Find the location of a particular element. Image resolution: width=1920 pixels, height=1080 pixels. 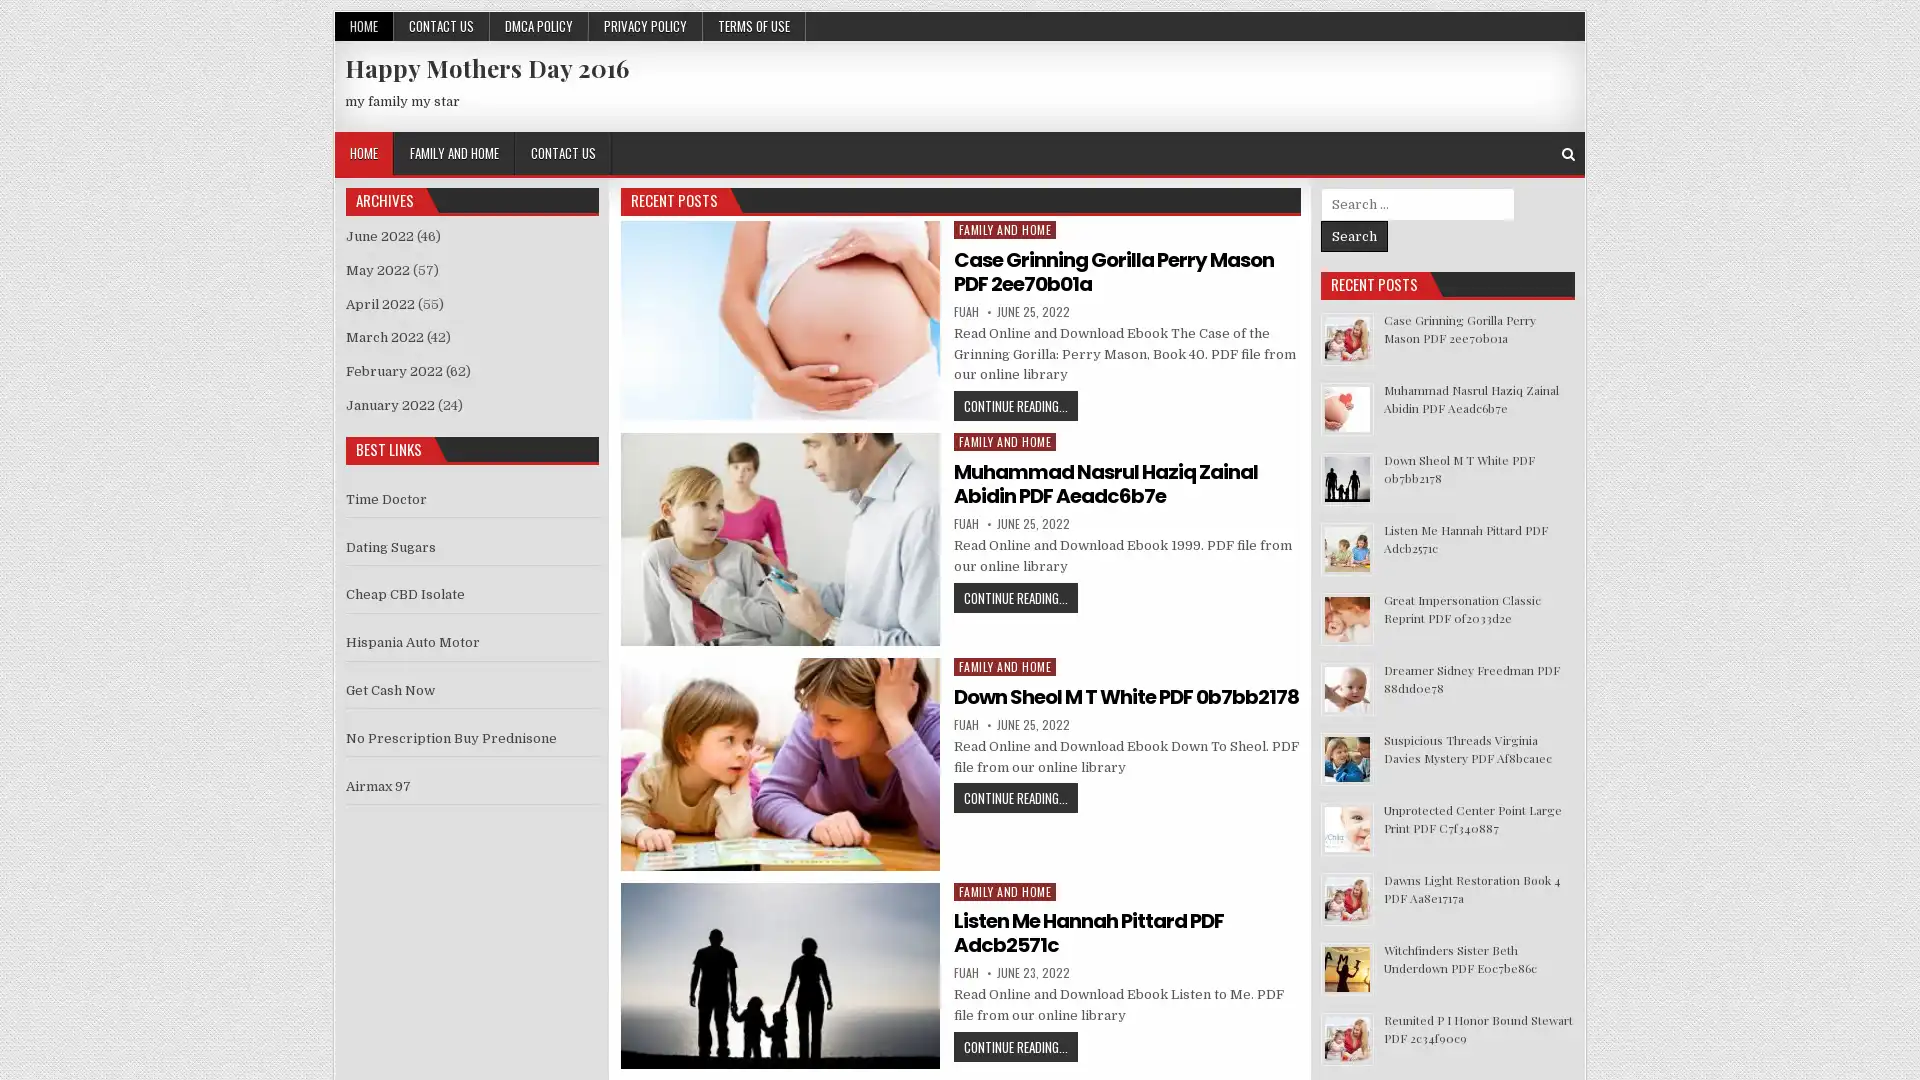

Search is located at coordinates (1354, 235).